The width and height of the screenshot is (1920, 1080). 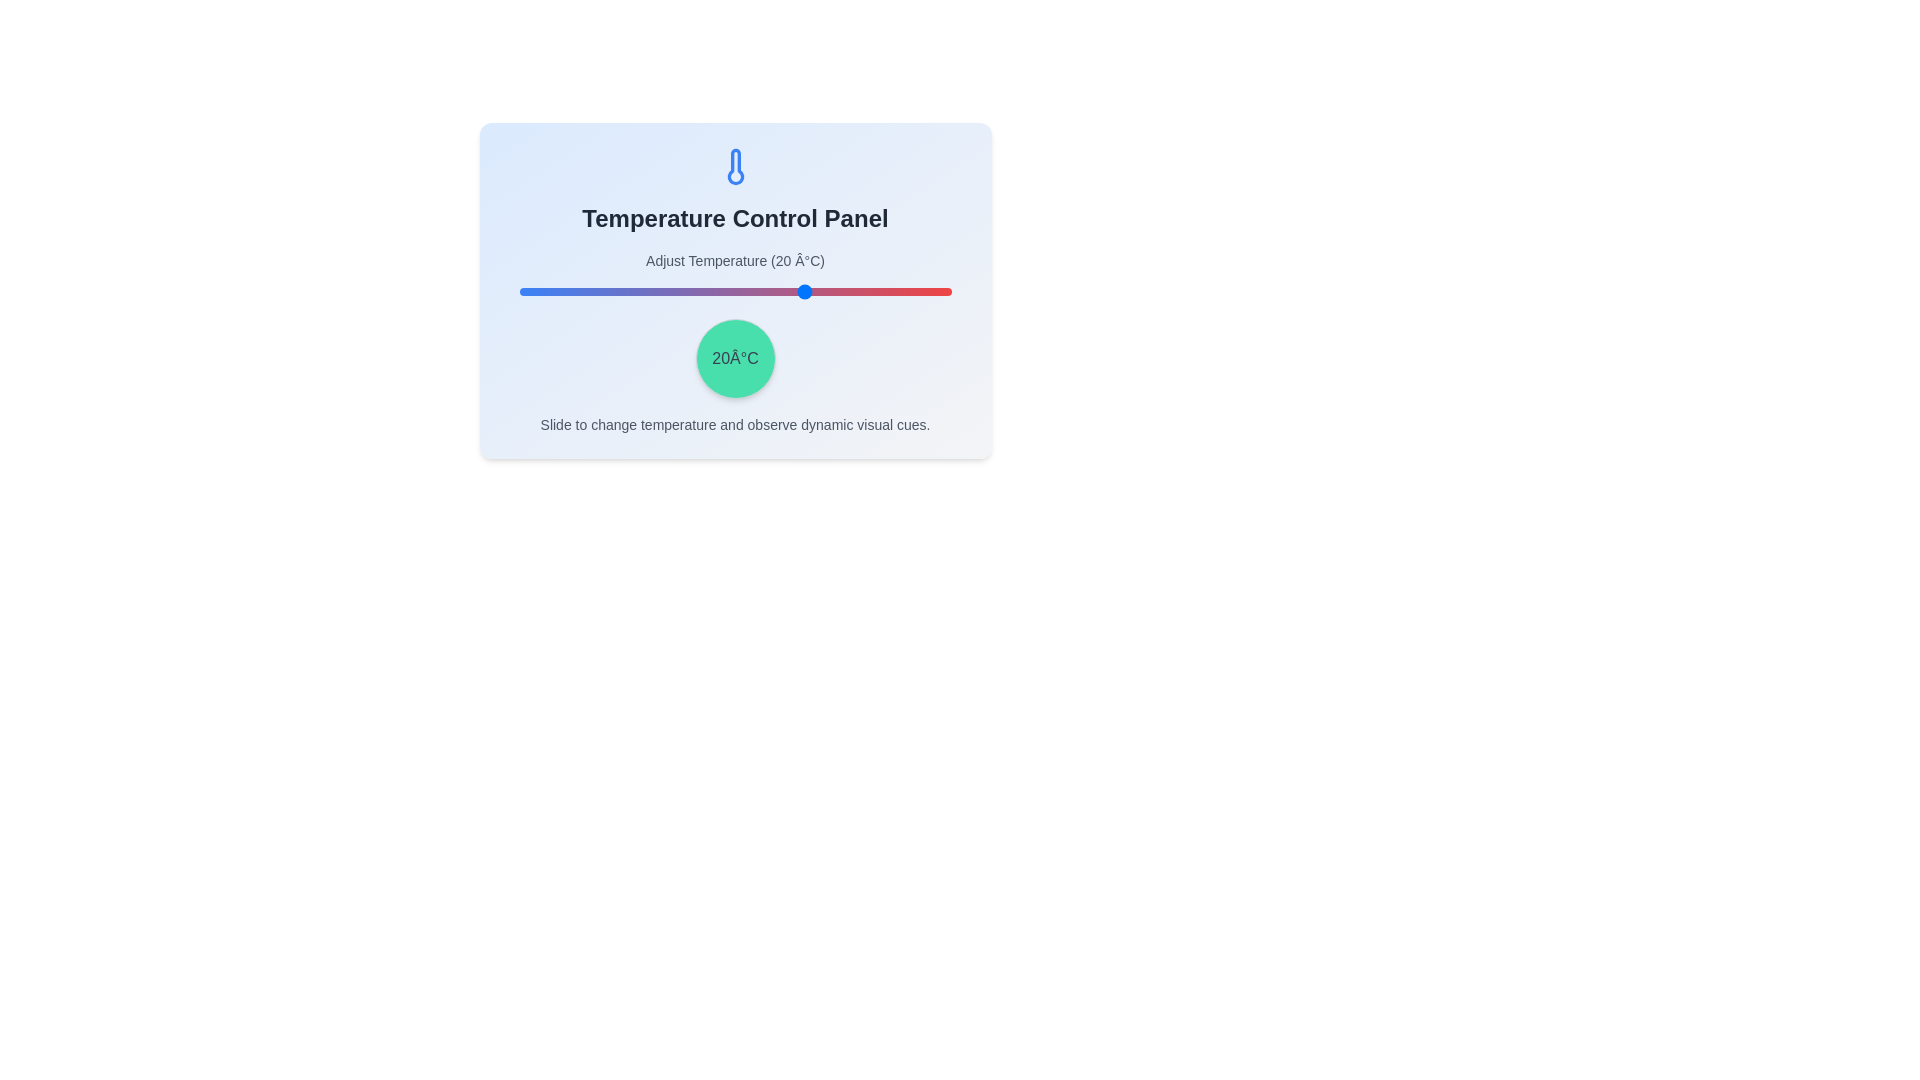 I want to click on the temperature to 49°C using the slider, so click(x=945, y=292).